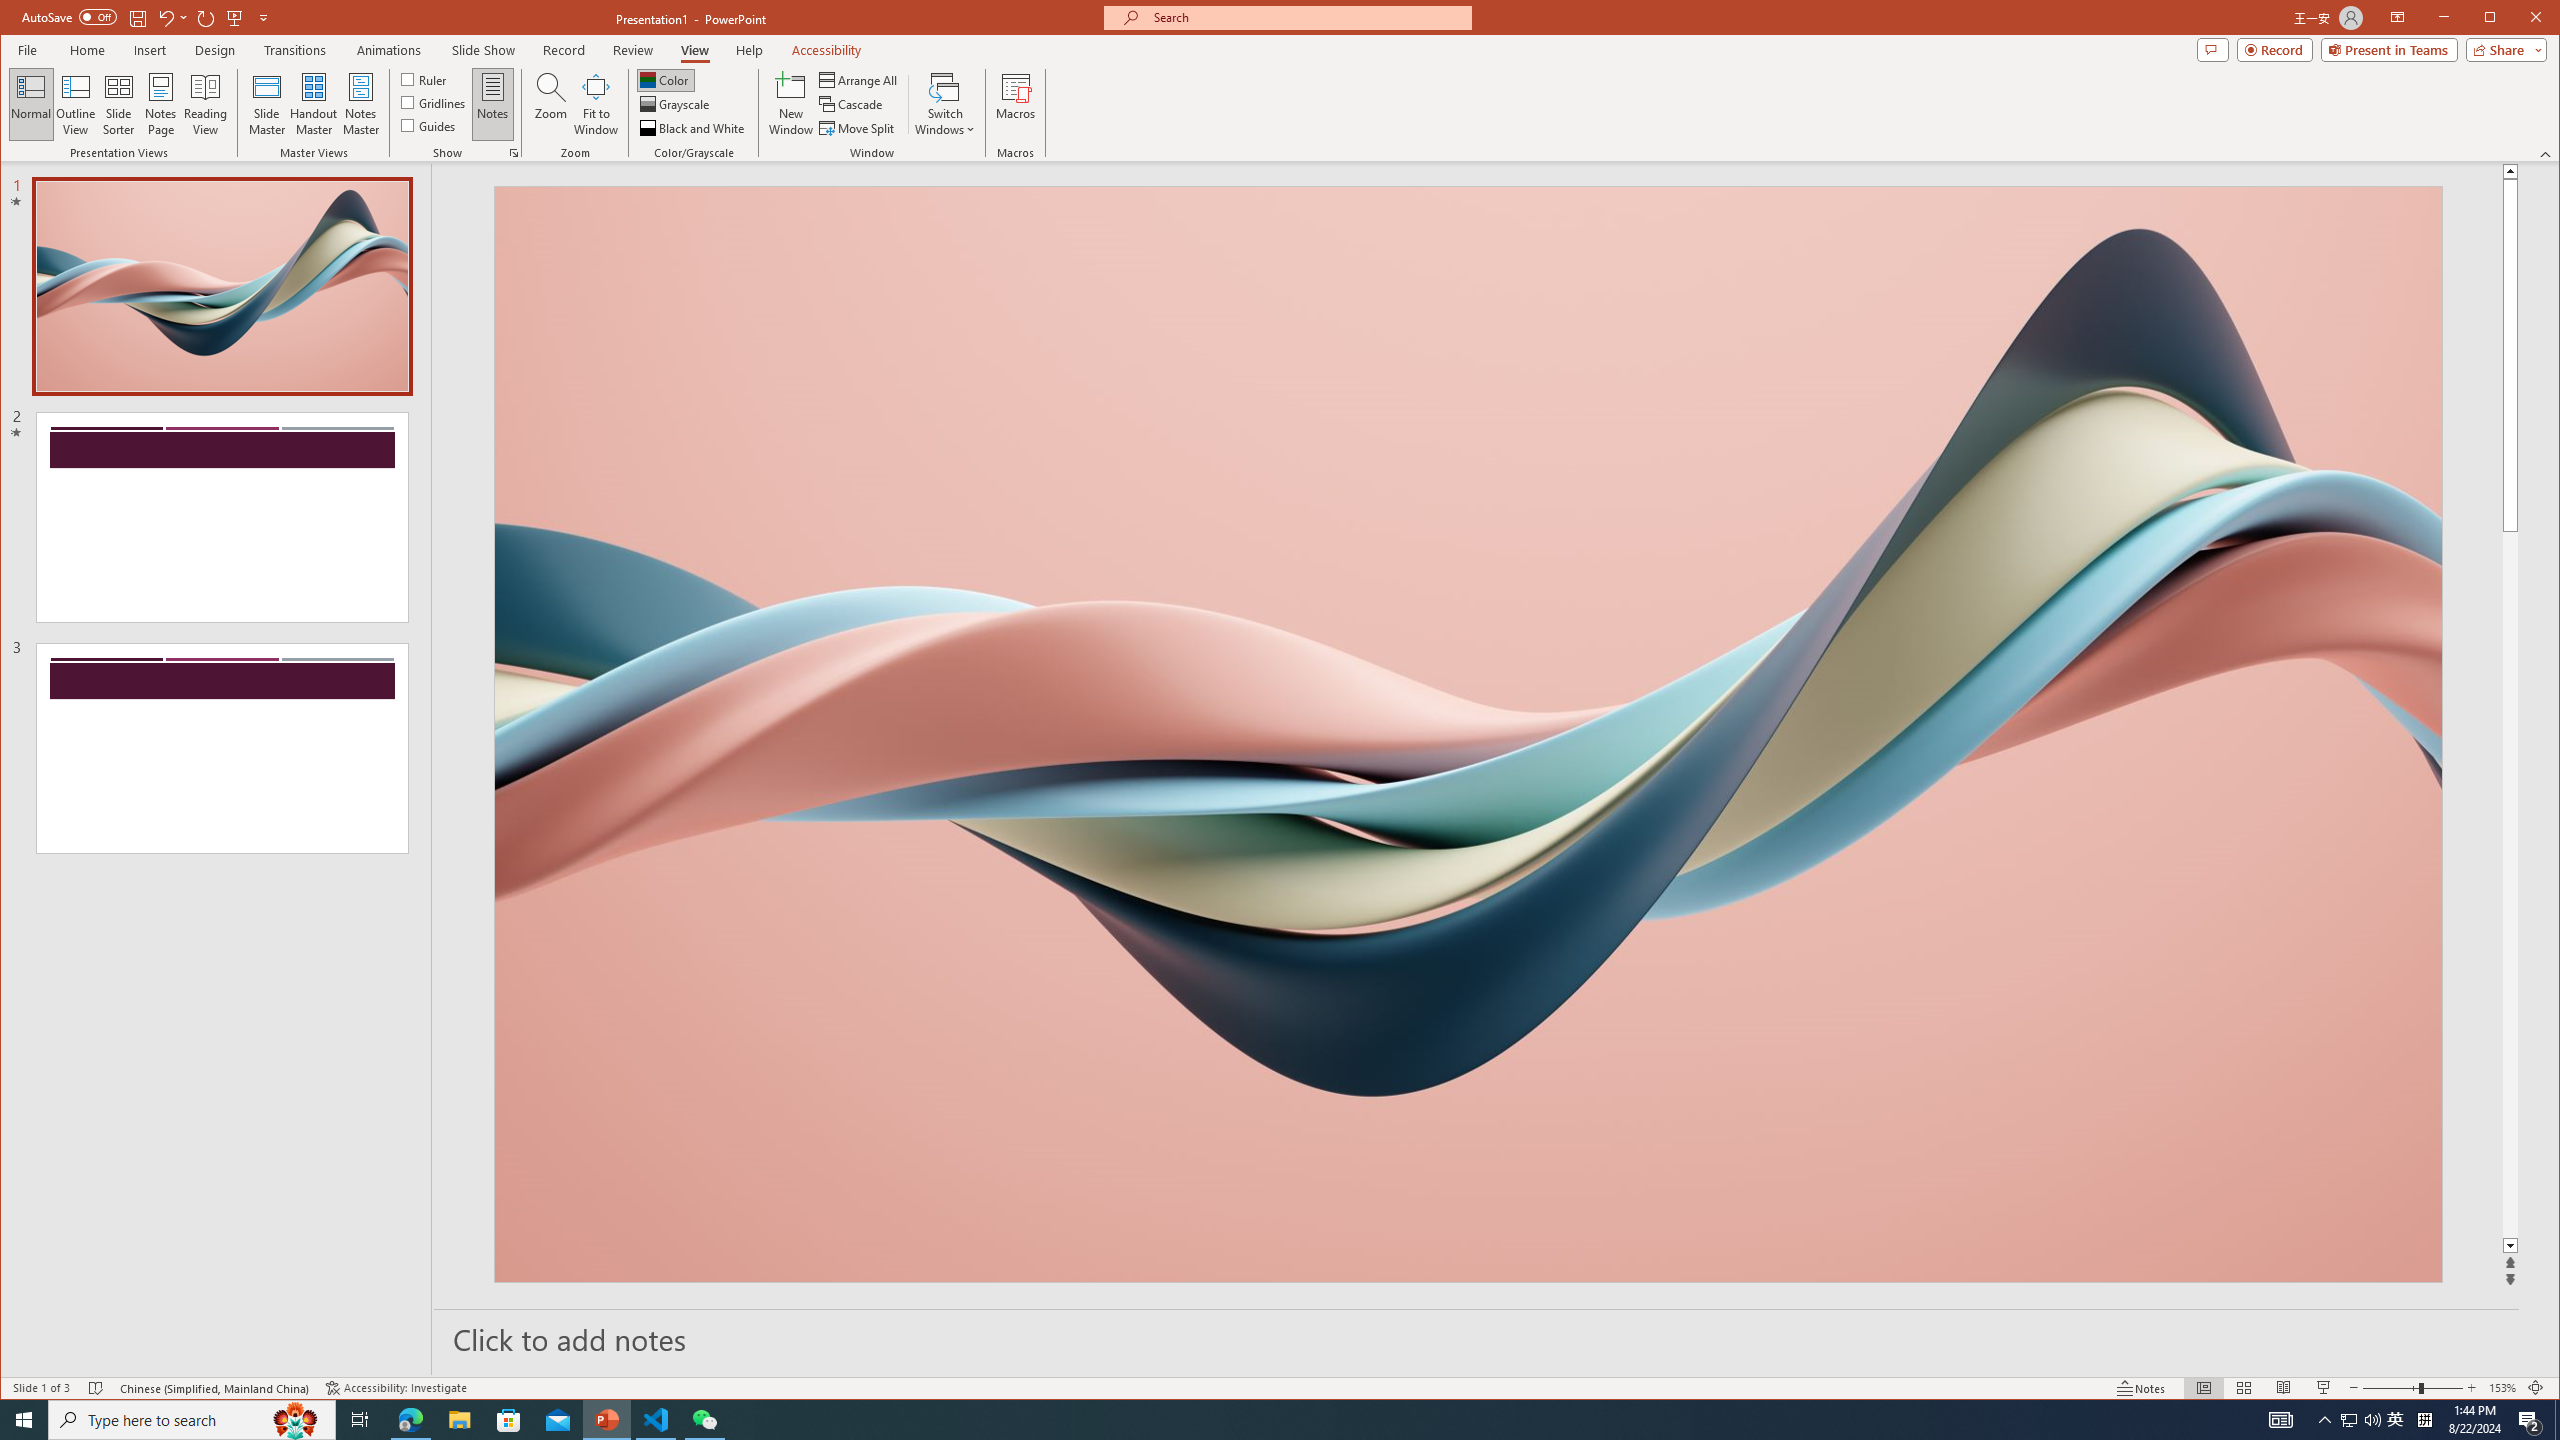  What do you see at coordinates (74, 103) in the screenshot?
I see `'Outline View'` at bounding box center [74, 103].